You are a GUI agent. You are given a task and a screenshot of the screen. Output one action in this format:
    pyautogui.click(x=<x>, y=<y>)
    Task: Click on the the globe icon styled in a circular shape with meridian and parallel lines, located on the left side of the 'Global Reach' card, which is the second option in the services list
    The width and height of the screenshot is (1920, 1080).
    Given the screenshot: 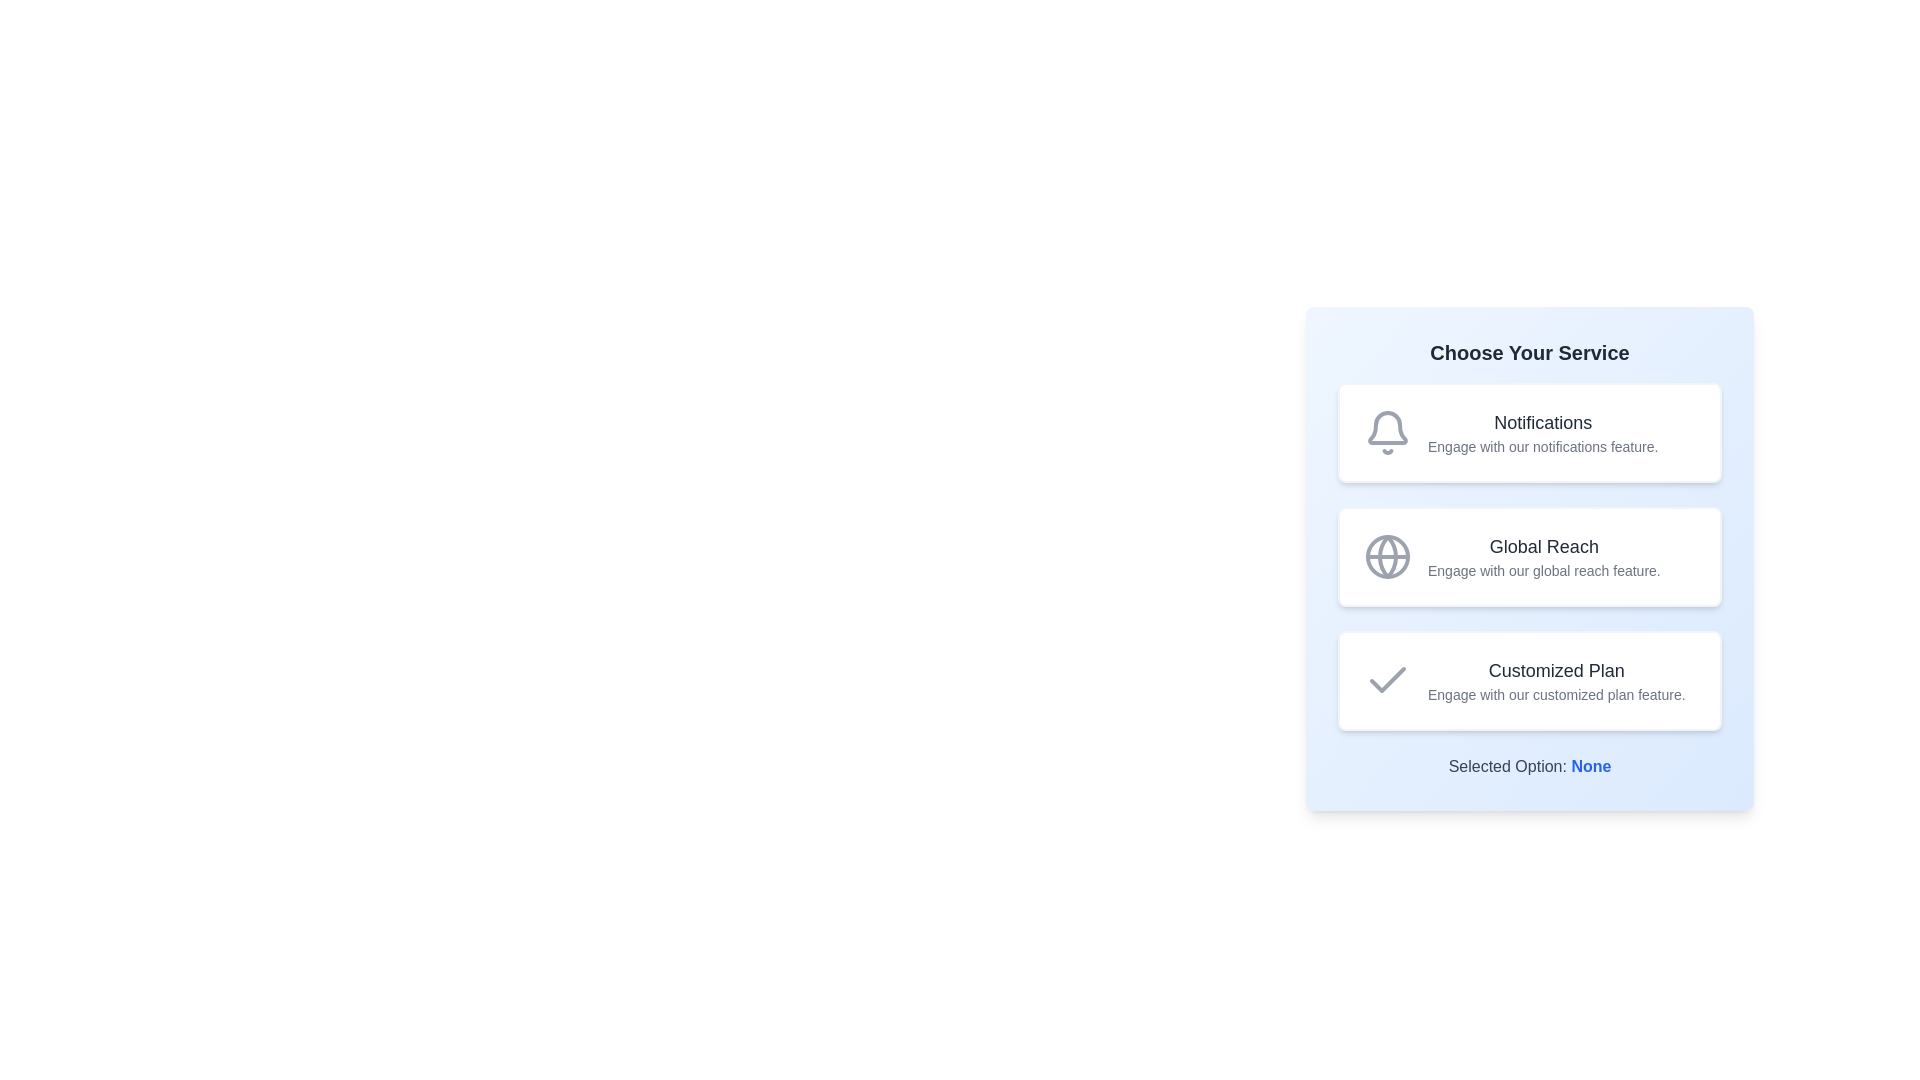 What is the action you would take?
    pyautogui.click(x=1386, y=556)
    